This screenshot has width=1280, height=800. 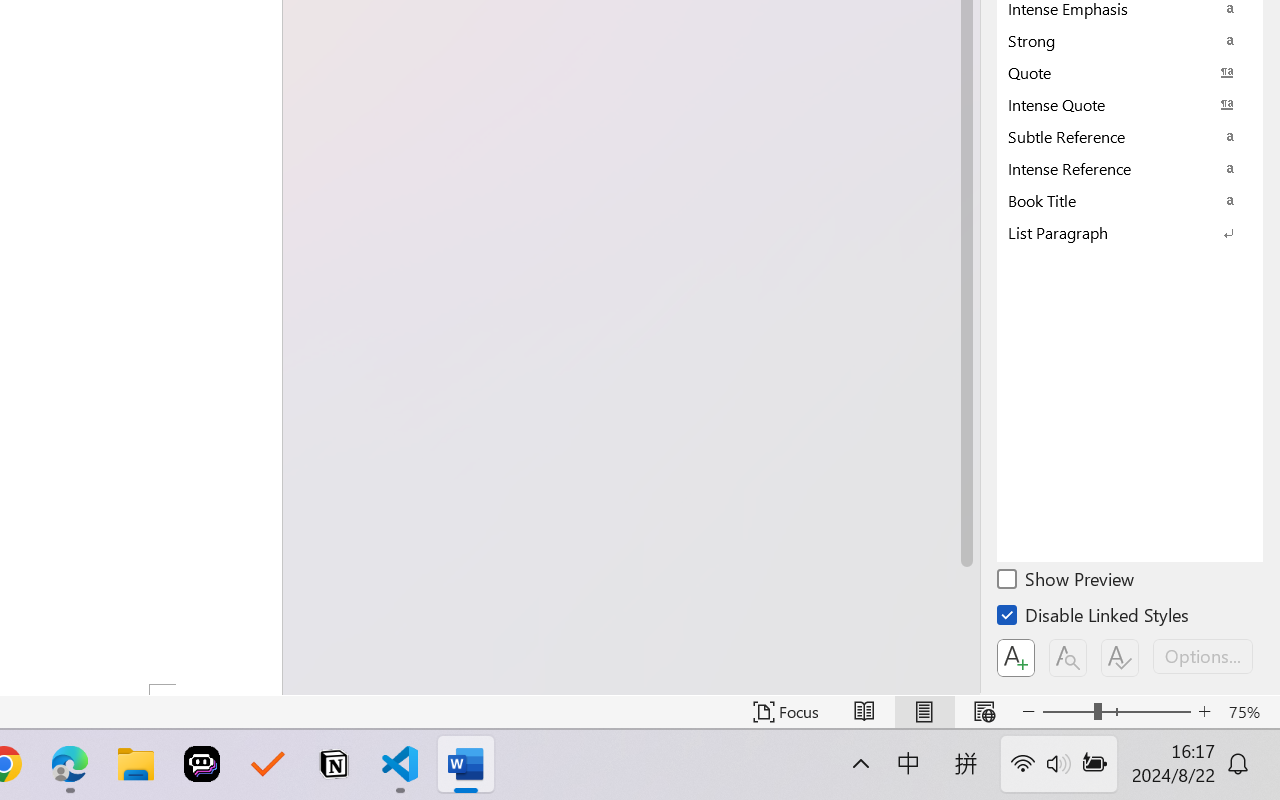 What do you see at coordinates (1130, 200) in the screenshot?
I see `'Book Title'` at bounding box center [1130, 200].